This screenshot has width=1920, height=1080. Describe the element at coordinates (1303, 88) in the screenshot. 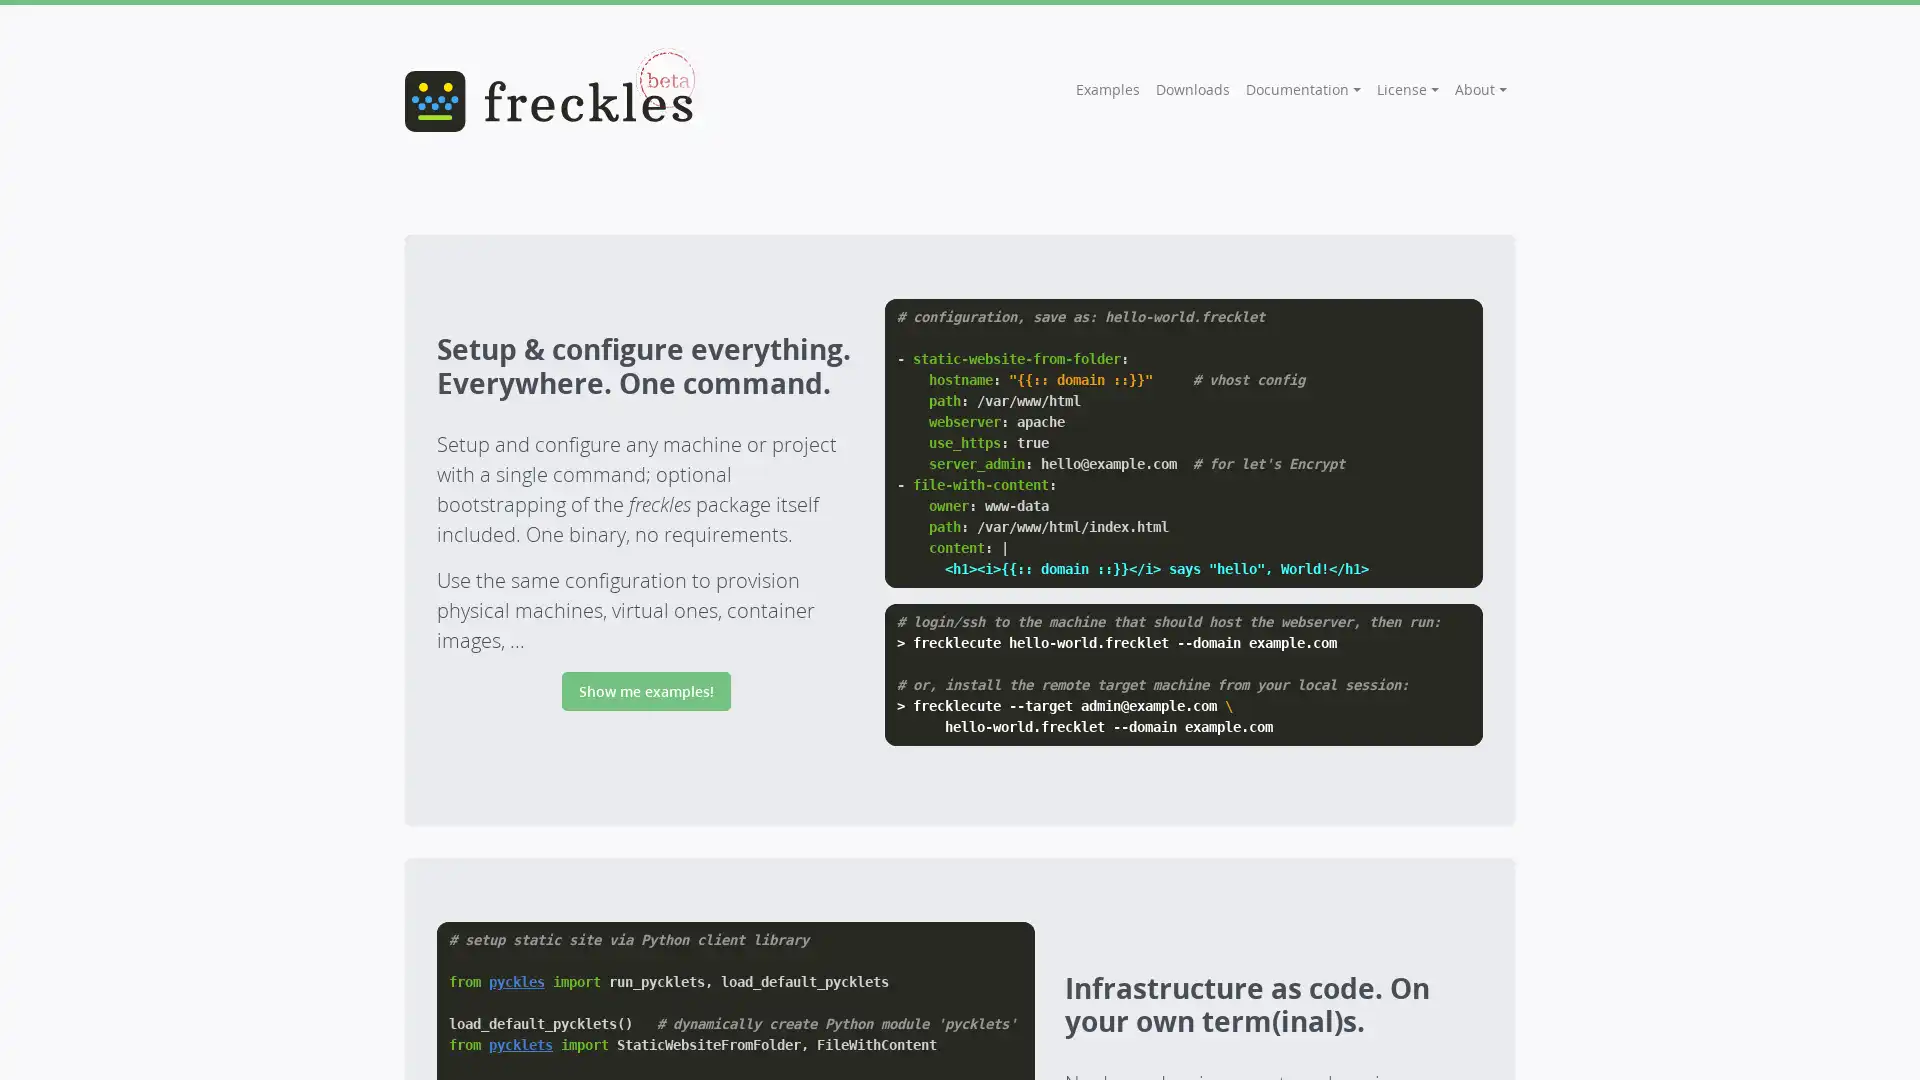

I see `Documentation` at that location.